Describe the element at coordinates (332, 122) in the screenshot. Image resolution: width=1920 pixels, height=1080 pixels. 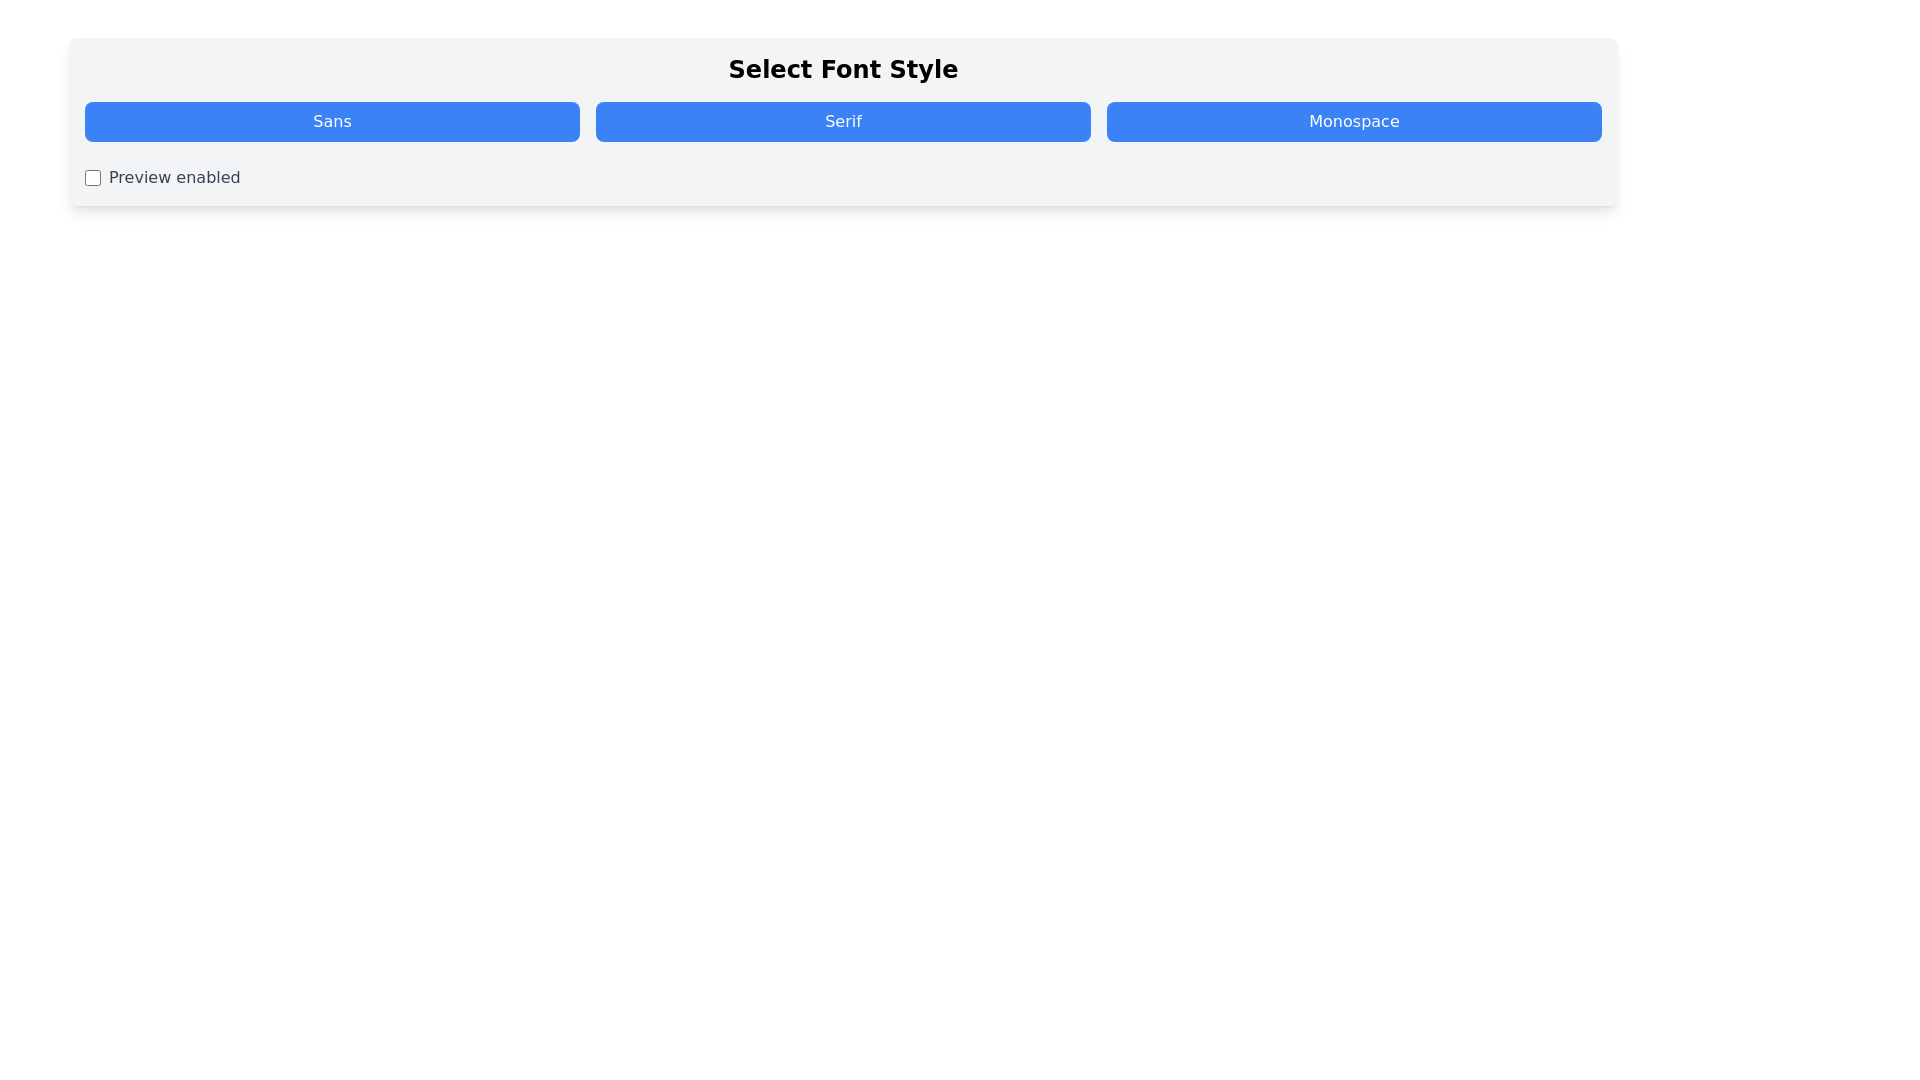
I see `the 'Sans' font style button, which is the first button in a group of three horizontally aligned buttons` at that location.